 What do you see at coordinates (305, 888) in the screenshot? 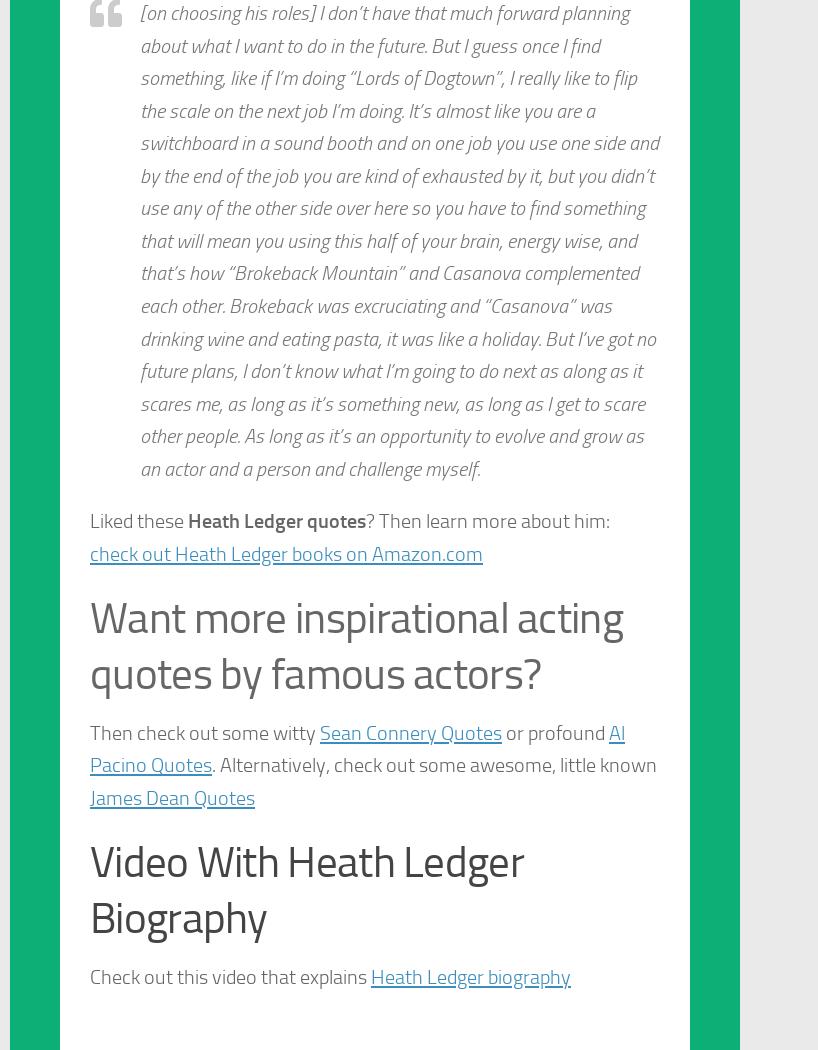
I see `'Video With Heath Ledger Biography'` at bounding box center [305, 888].